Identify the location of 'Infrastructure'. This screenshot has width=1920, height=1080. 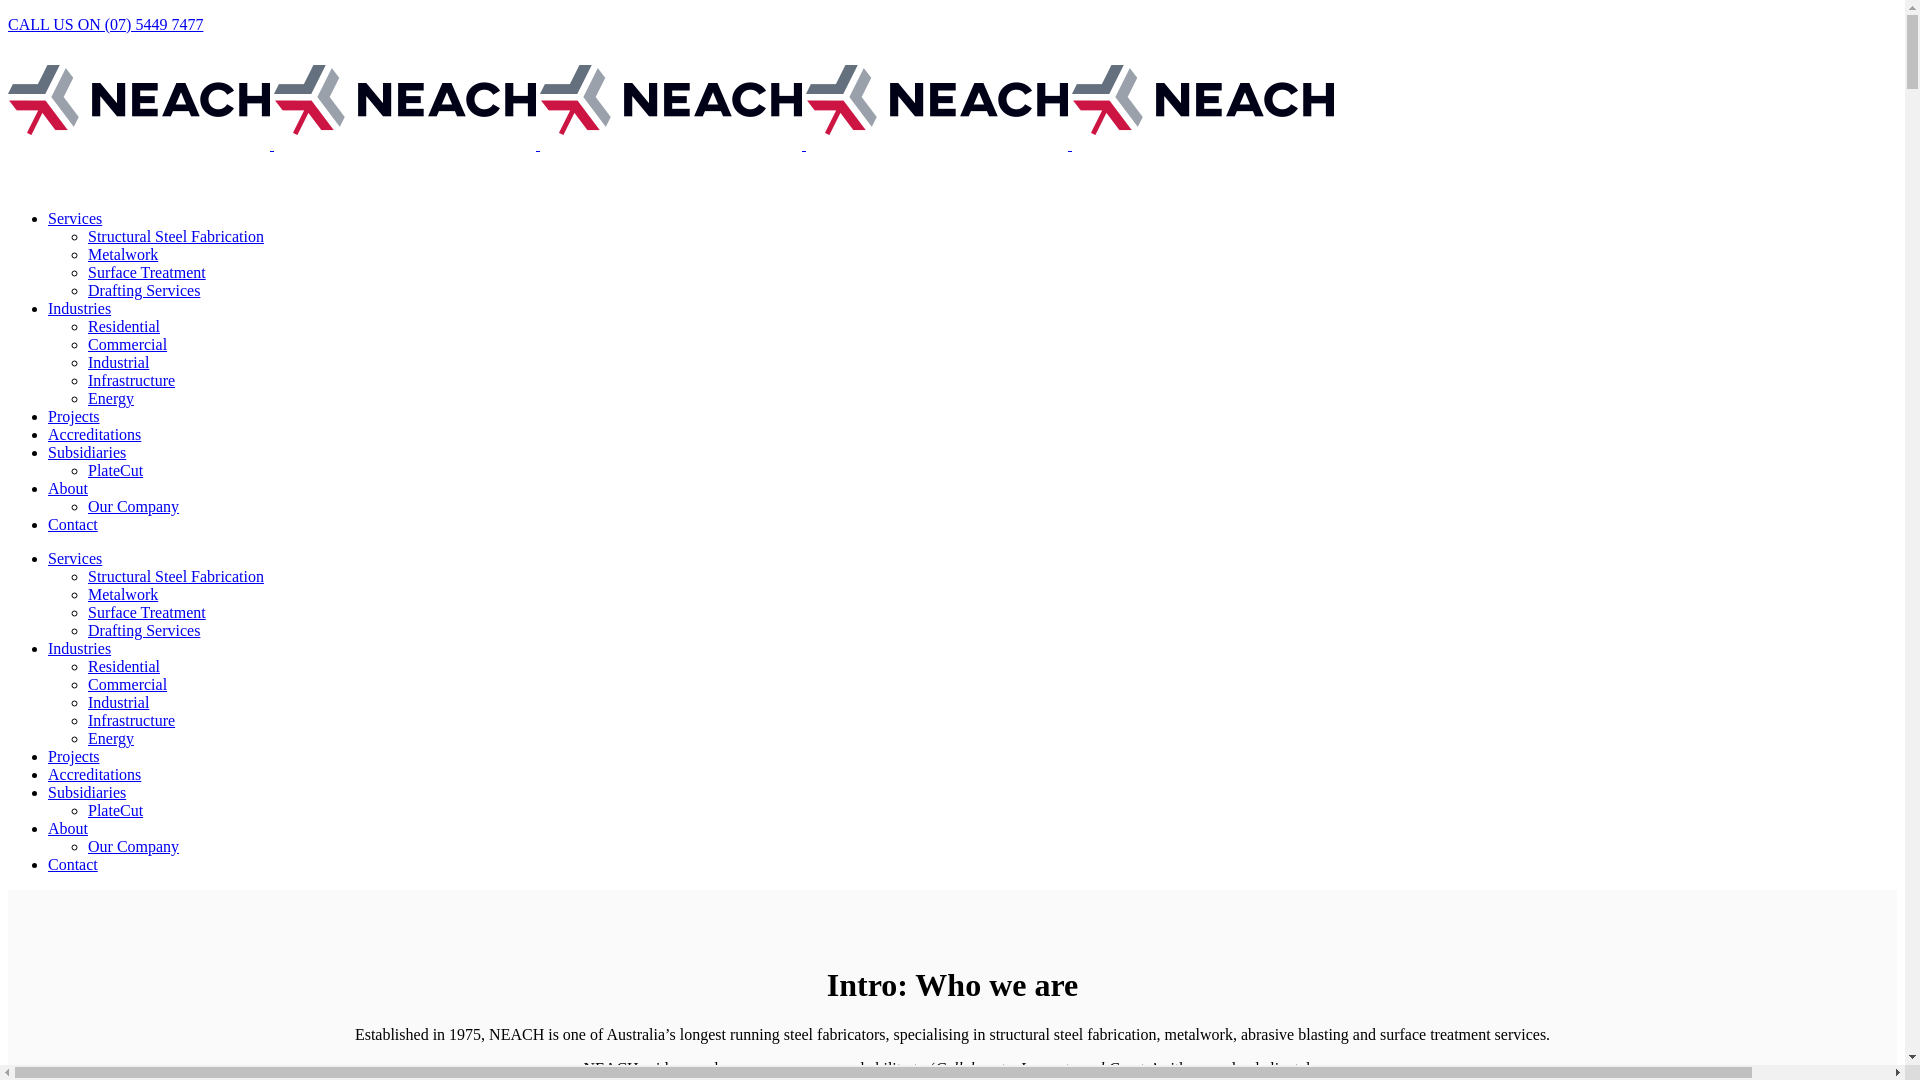
(130, 720).